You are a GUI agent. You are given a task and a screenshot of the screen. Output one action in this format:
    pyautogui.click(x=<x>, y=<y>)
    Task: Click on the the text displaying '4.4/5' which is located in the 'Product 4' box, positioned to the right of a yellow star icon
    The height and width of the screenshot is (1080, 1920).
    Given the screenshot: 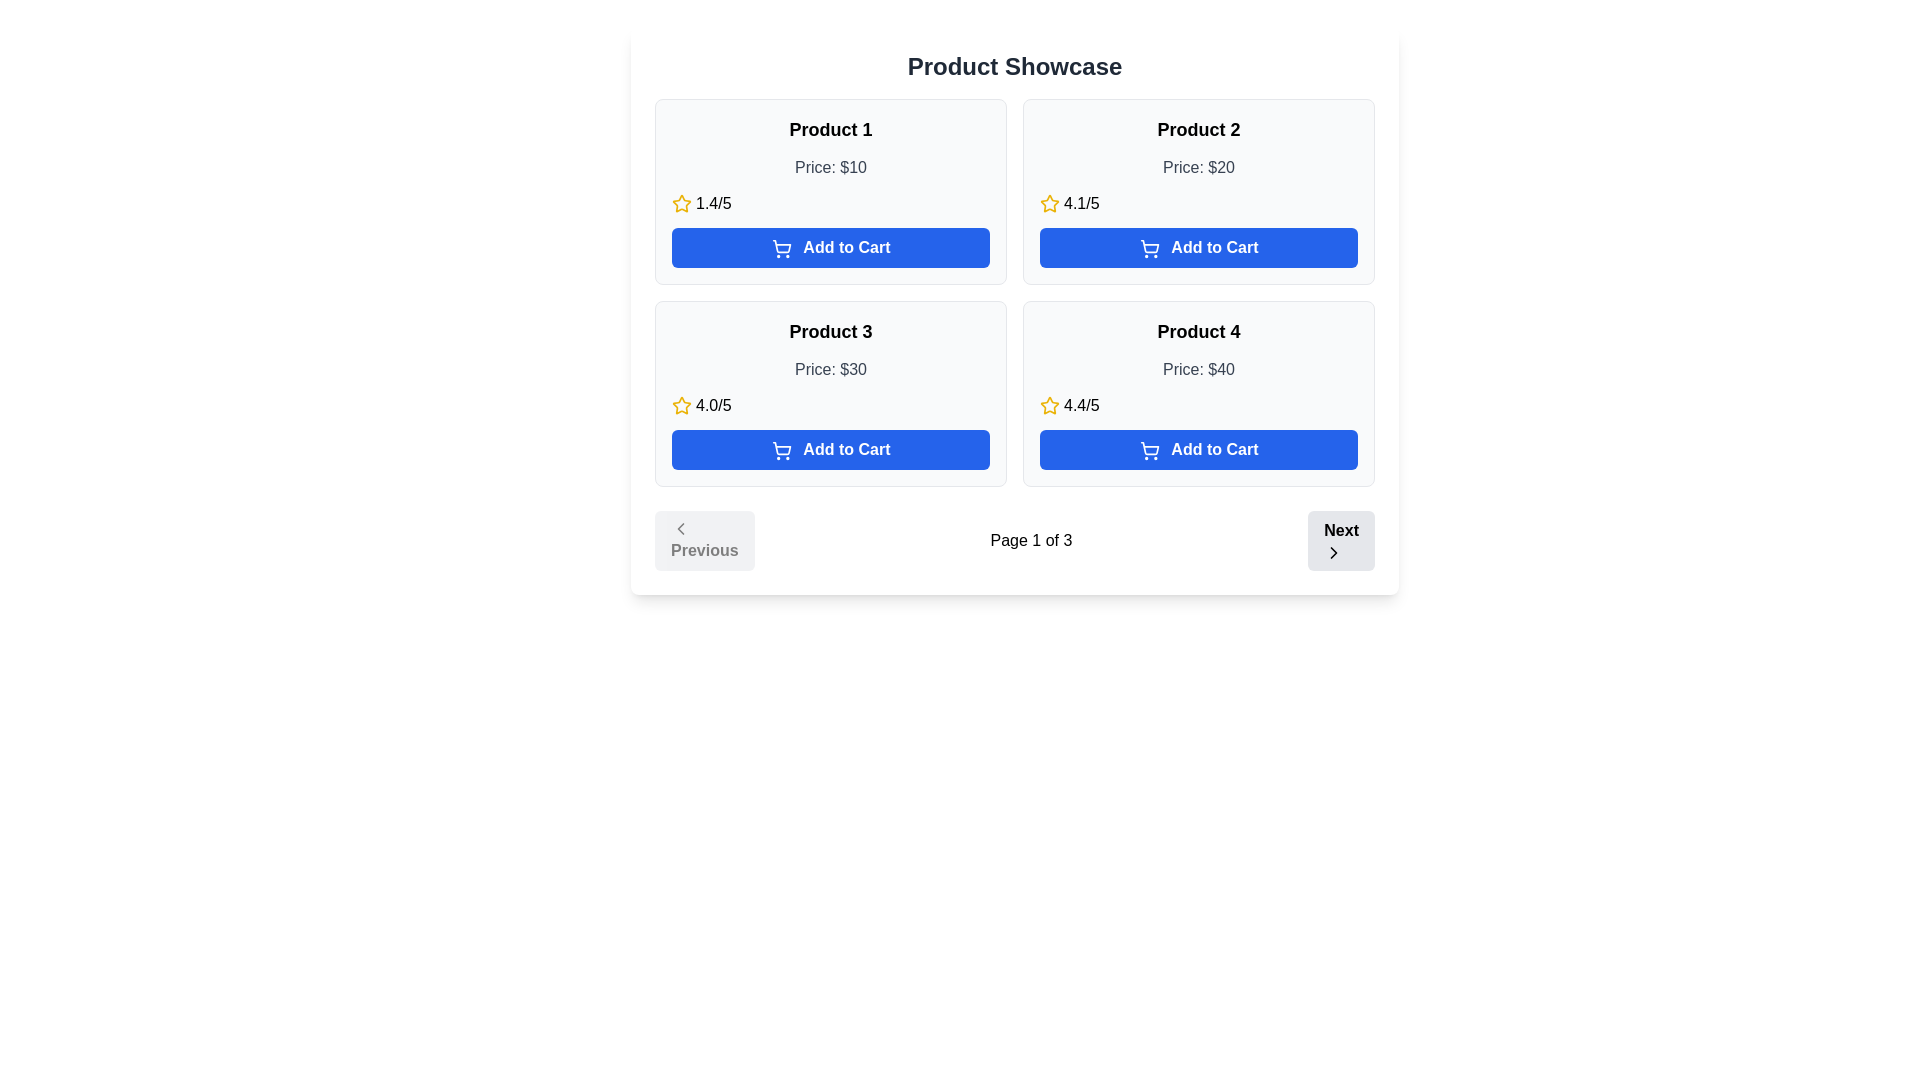 What is the action you would take?
    pyautogui.click(x=1080, y=405)
    